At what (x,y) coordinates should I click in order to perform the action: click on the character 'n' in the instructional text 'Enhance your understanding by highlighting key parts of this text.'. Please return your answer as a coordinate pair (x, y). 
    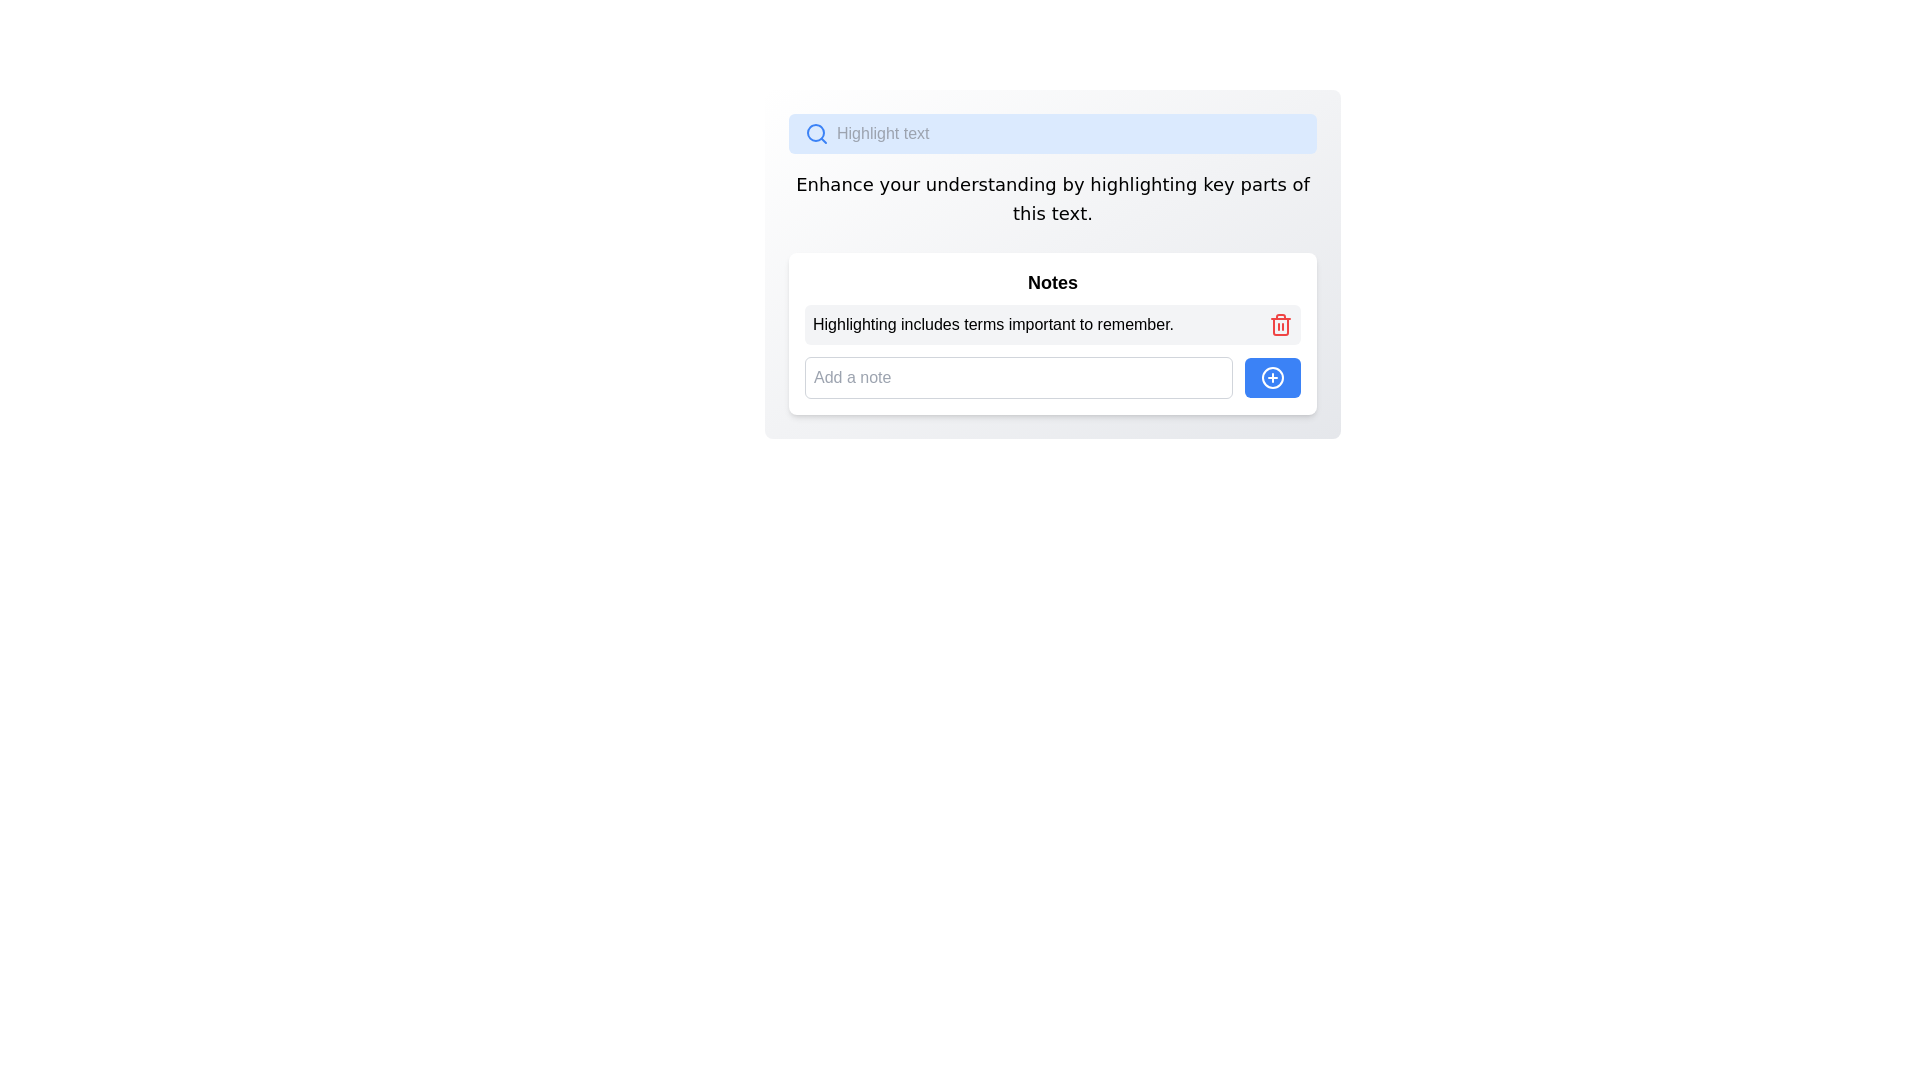
    Looking at the image, I should click on (847, 184).